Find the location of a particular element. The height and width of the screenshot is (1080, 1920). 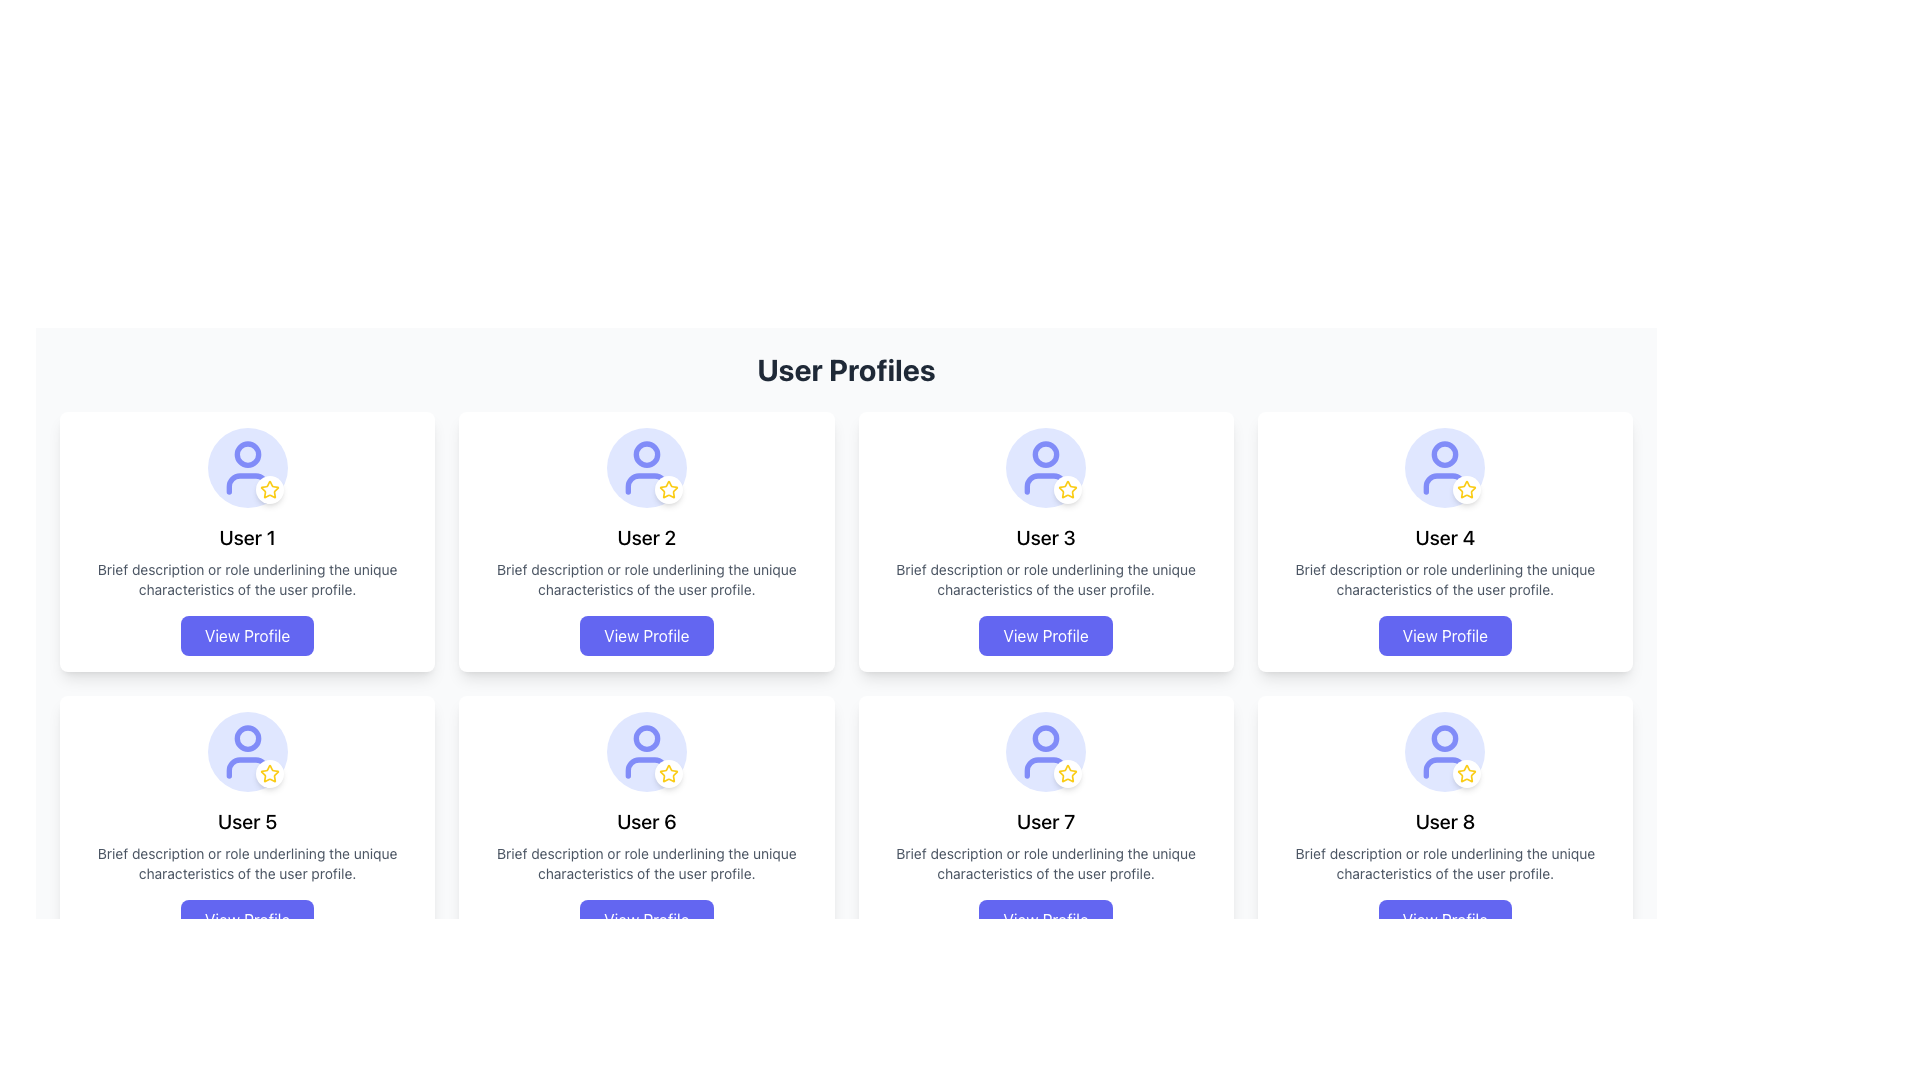

the user profile icon within the 'User 6' card, located in the second row and third column of the layout grid is located at coordinates (646, 752).